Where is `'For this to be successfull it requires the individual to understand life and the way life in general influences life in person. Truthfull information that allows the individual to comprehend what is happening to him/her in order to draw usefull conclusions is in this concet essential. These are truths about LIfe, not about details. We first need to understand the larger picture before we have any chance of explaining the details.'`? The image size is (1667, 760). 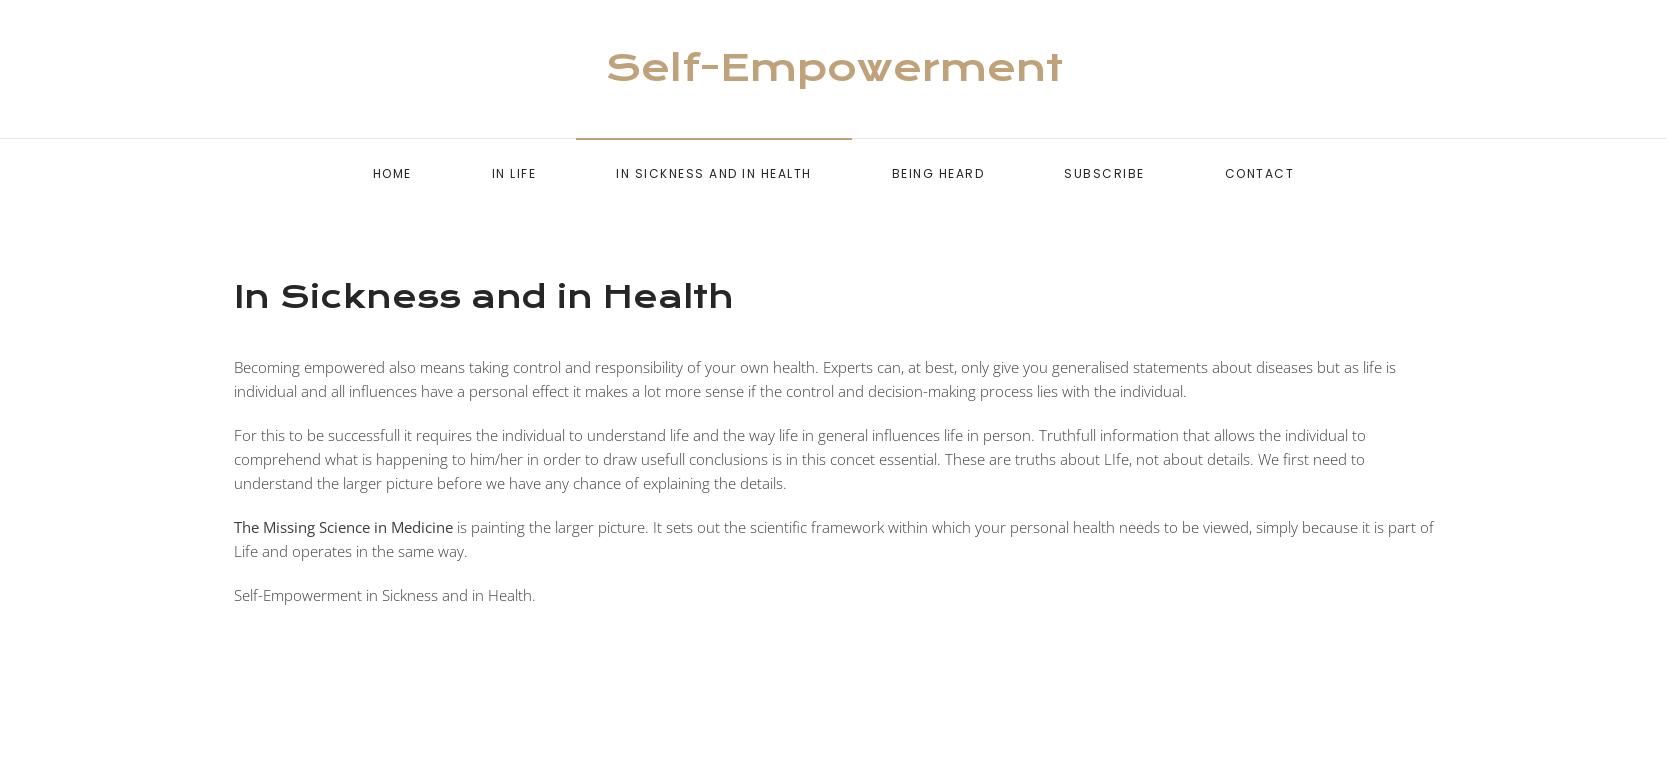
'For this to be successfull it requires the individual to understand life and the way life in general influences life in person. Truthfull information that allows the individual to comprehend what is happening to him/her in order to draw usefull conclusions is in this concet essential. These are truths about LIfe, not about details. We first need to understand the larger picture before we have any chance of explaining the details.' is located at coordinates (798, 456).